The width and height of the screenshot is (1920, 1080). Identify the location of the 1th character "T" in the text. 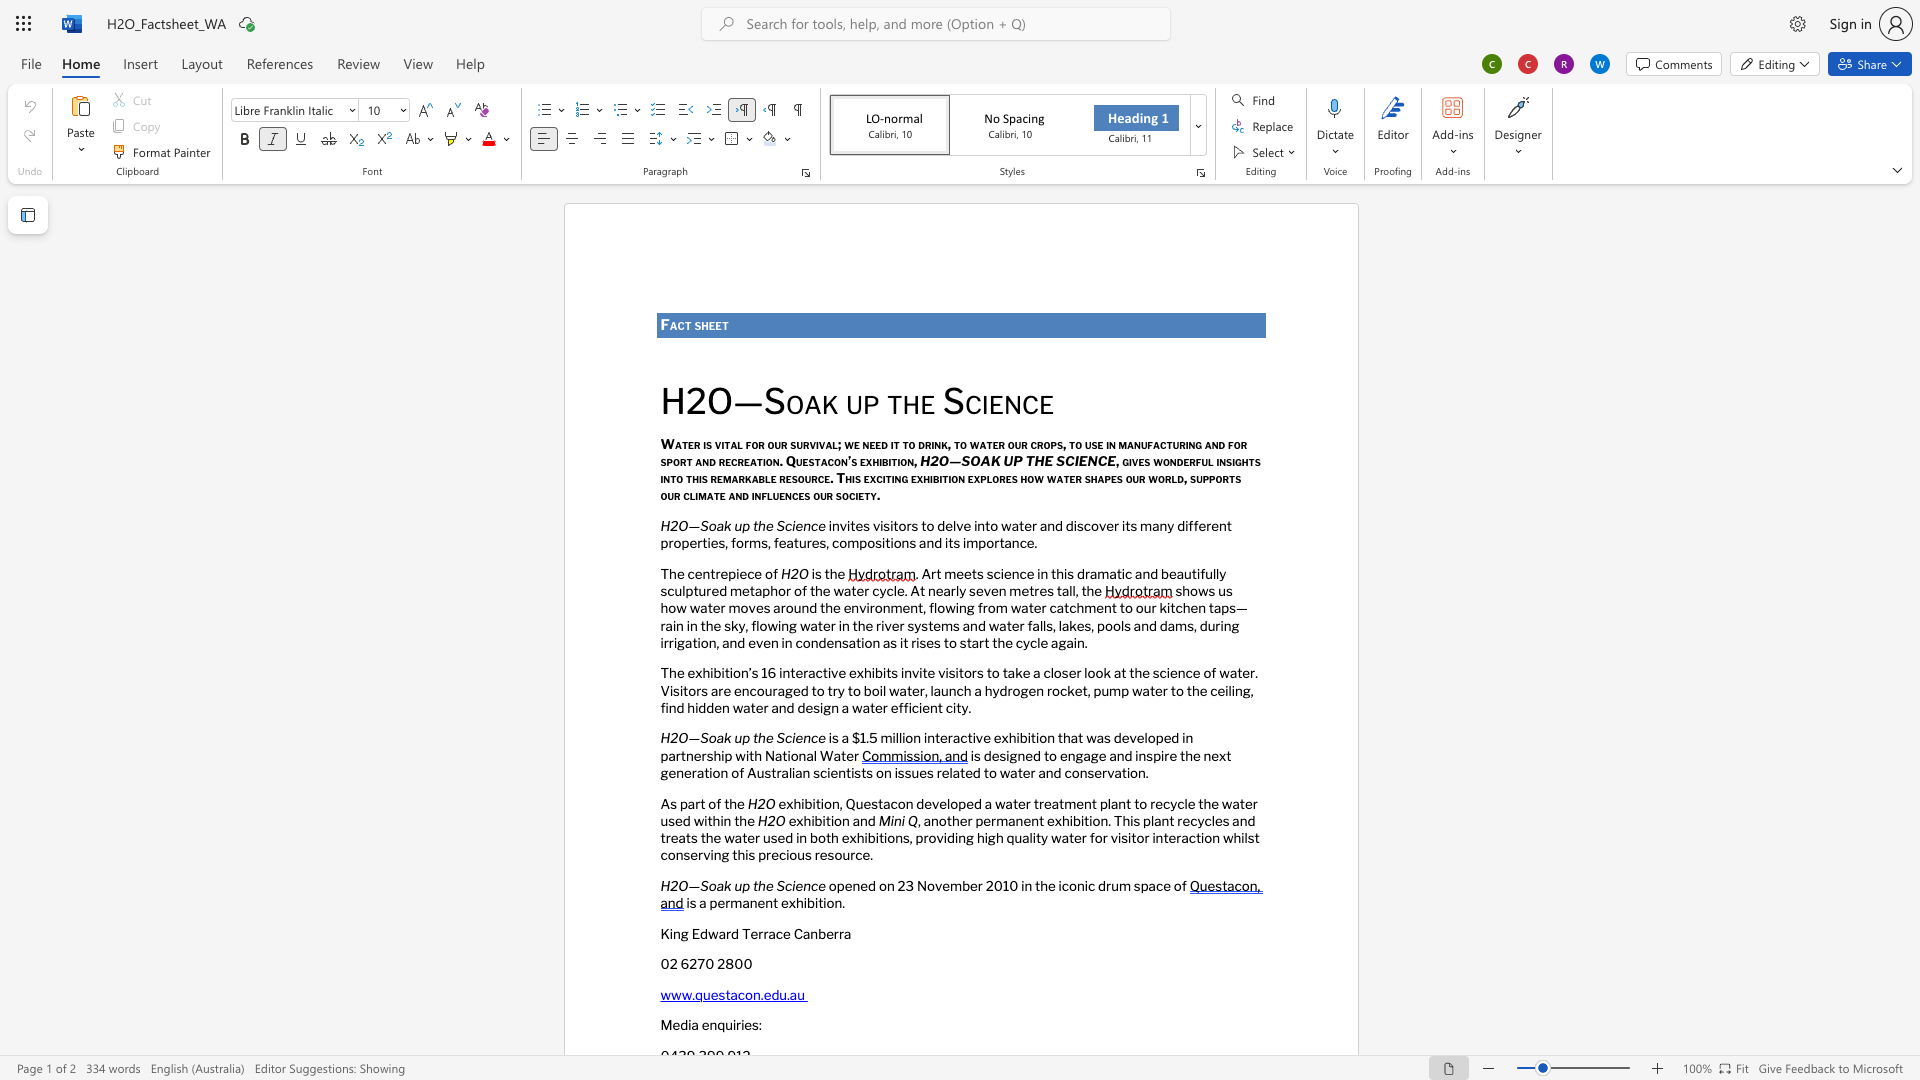
(664, 573).